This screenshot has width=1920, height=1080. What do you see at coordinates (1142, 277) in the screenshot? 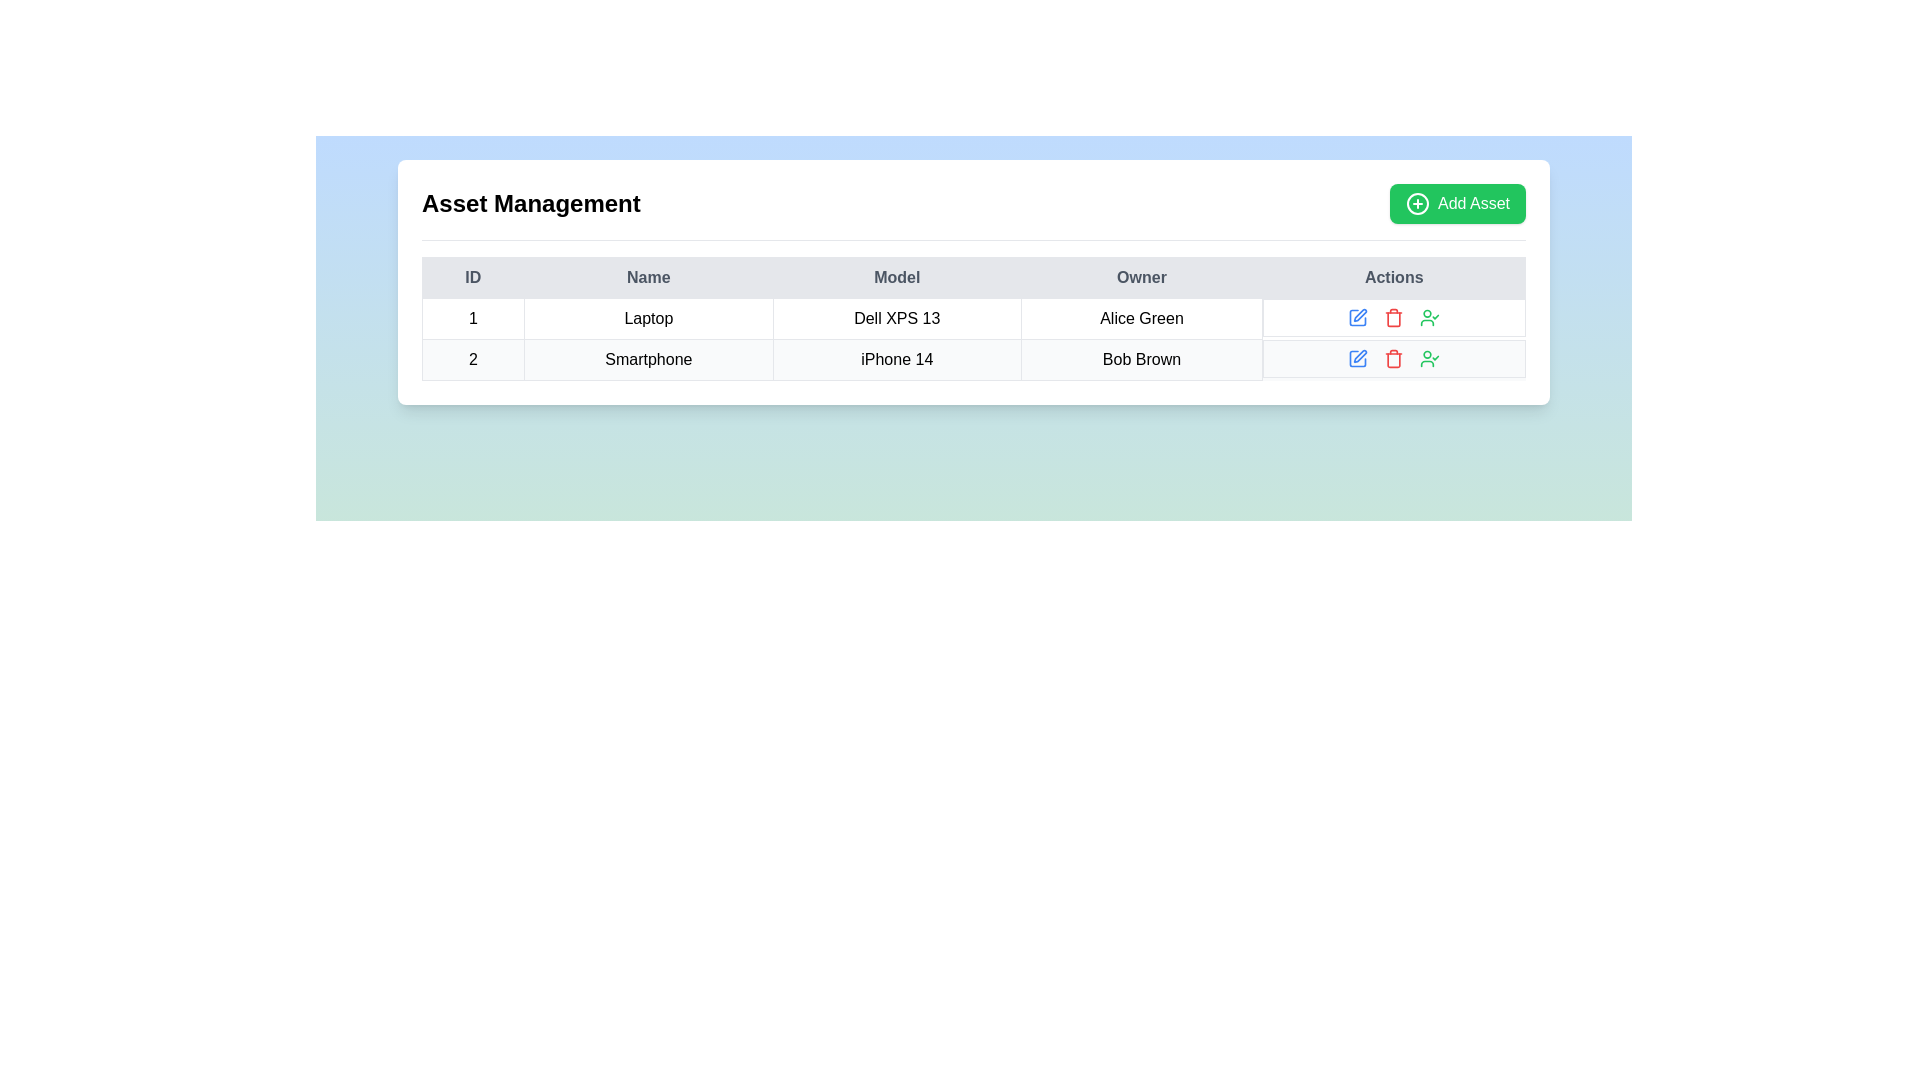
I see `the 'Owner' column header in the Asset Management table, which is located between the 'Model' and 'Actions' headers` at bounding box center [1142, 277].